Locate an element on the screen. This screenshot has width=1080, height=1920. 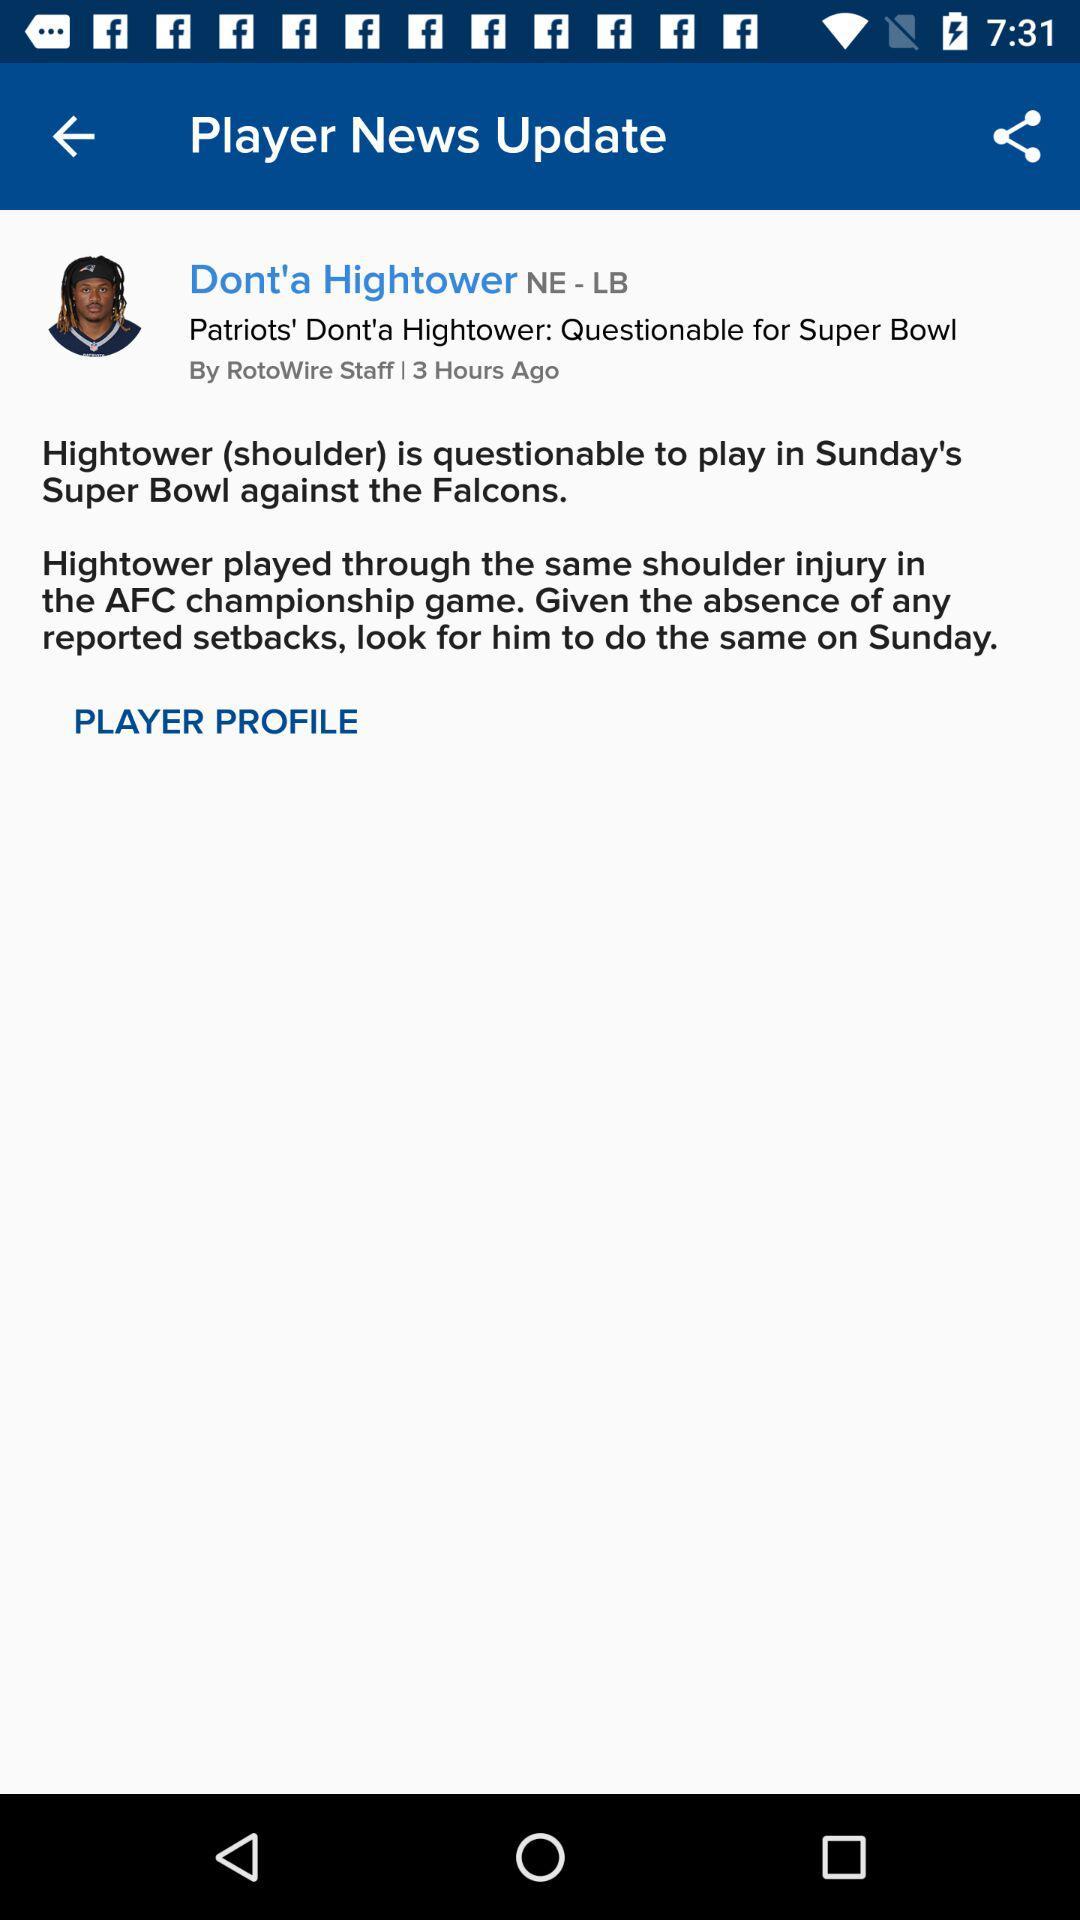
the hightower shoulder is is located at coordinates (540, 545).